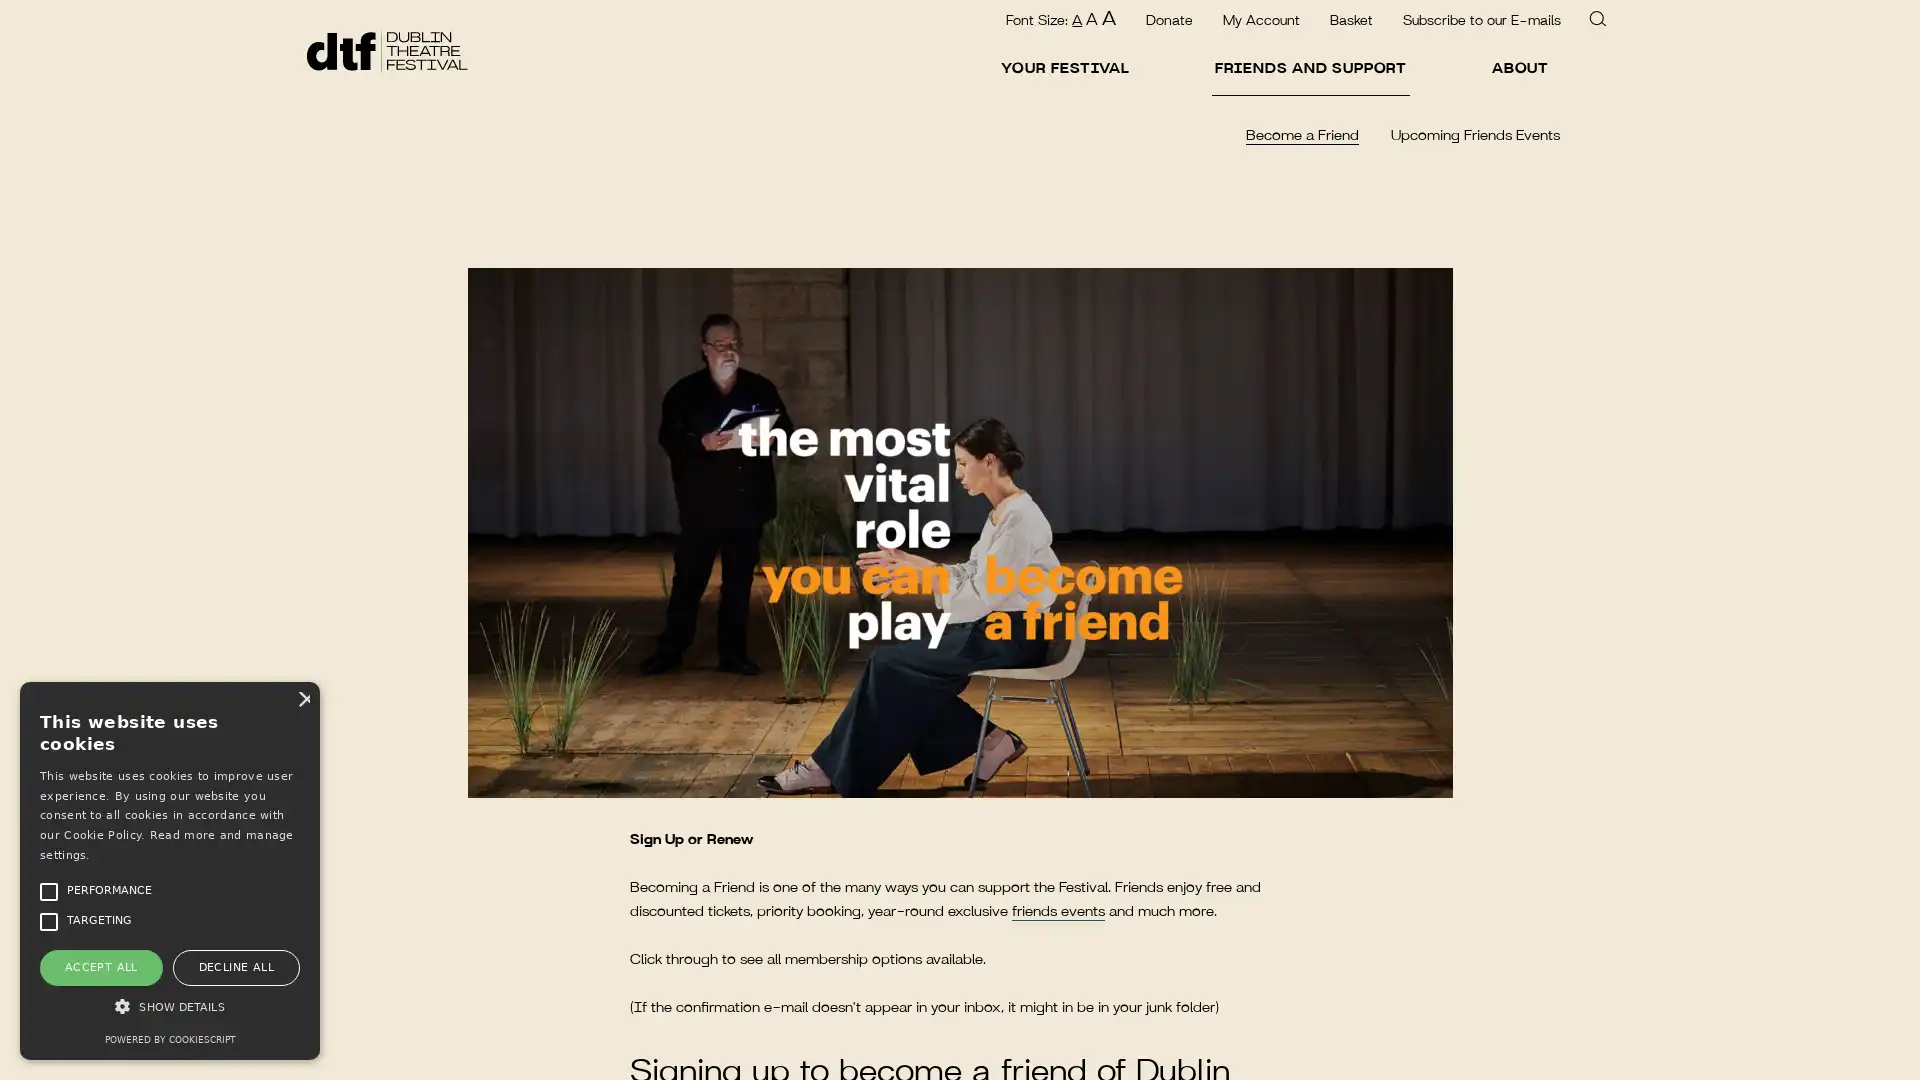 The image size is (1920, 1080). What do you see at coordinates (235, 966) in the screenshot?
I see `DECLINE ALL` at bounding box center [235, 966].